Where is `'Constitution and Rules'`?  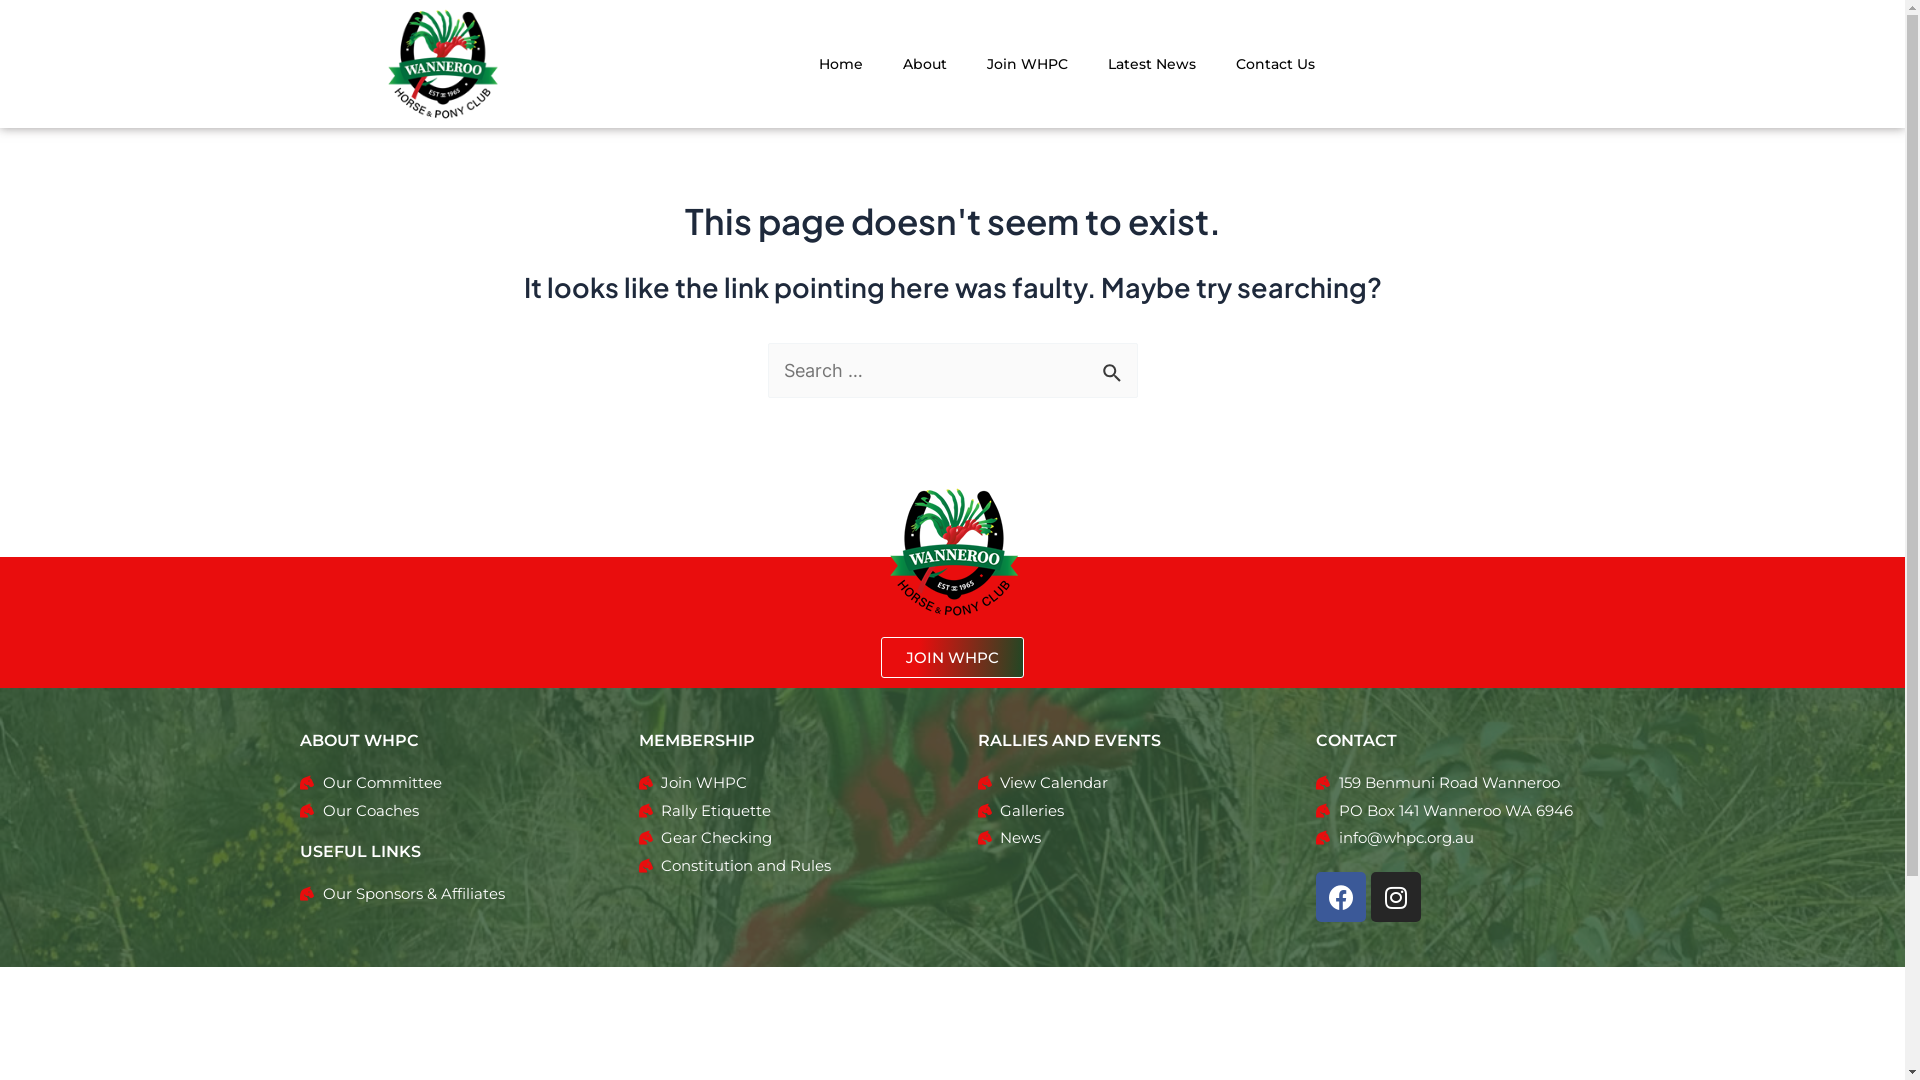
'Constitution and Rules' is located at coordinates (782, 865).